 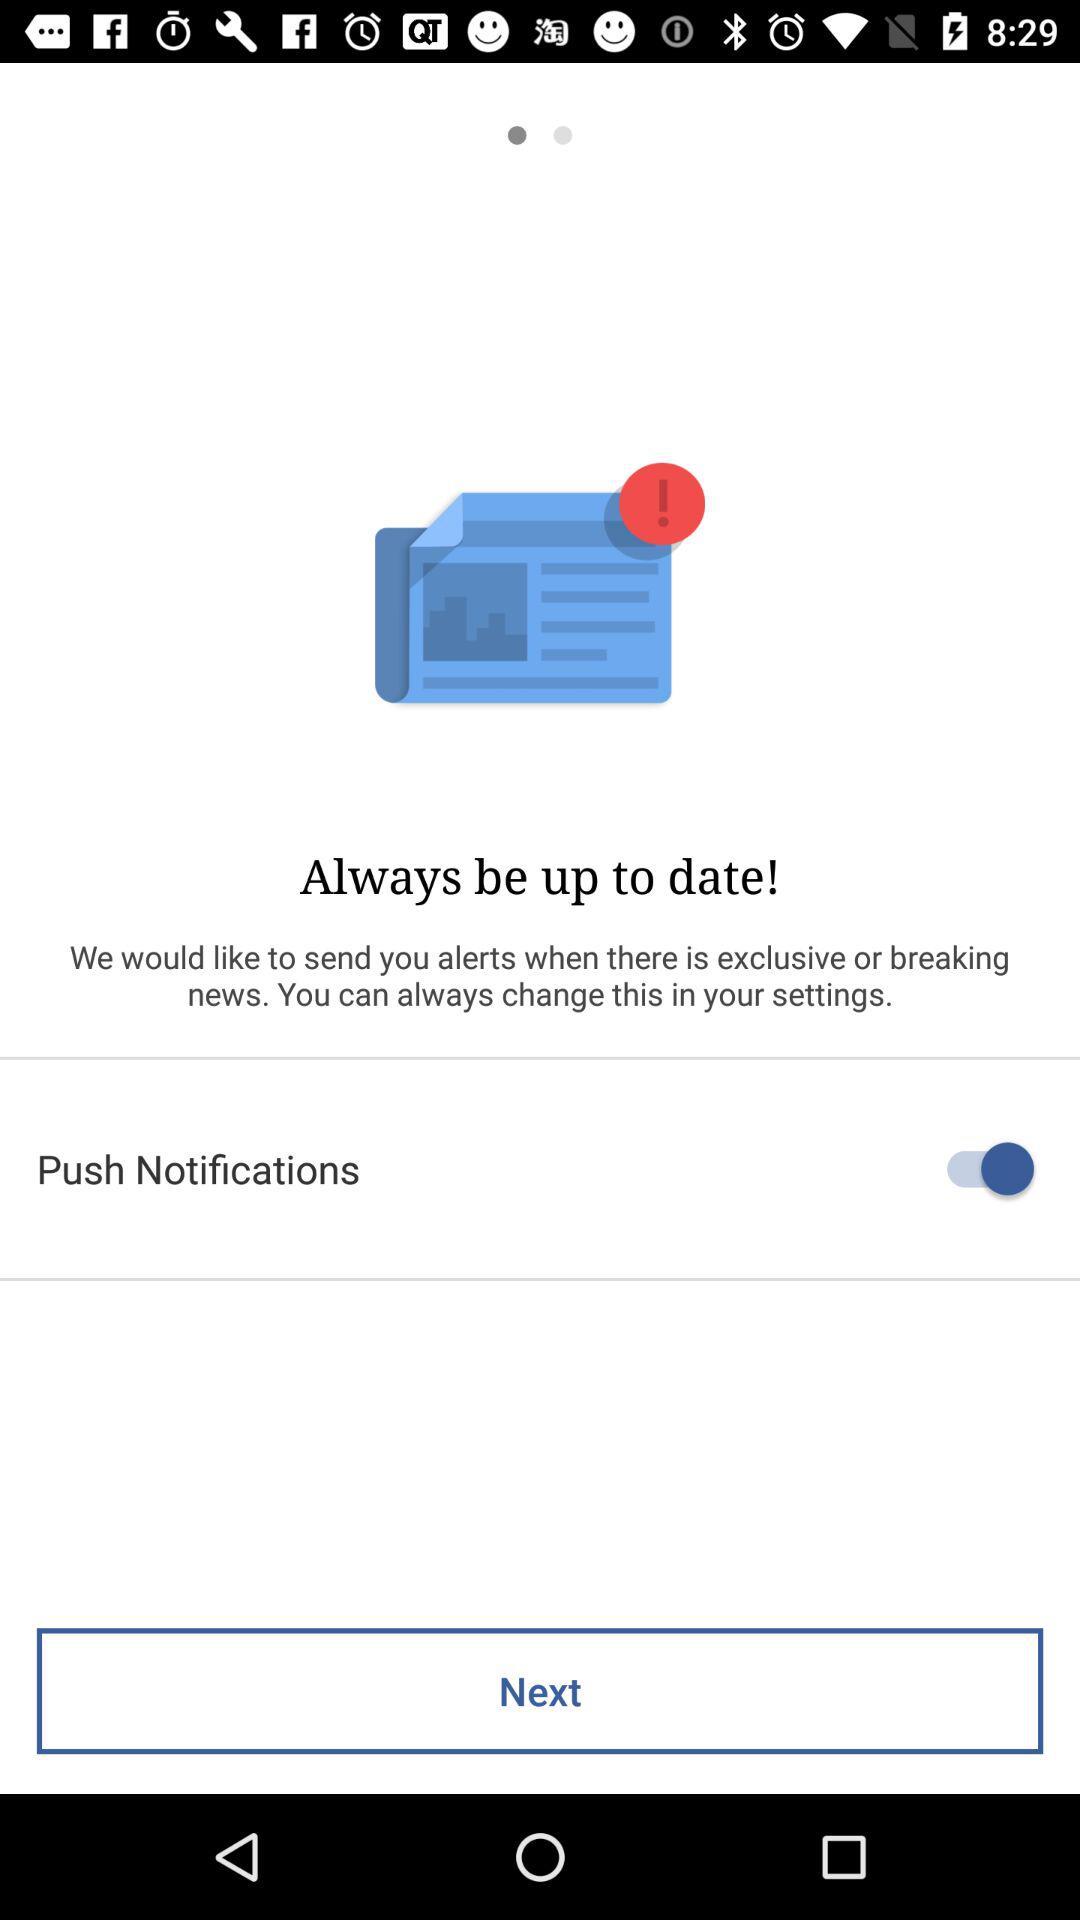 What do you see at coordinates (540, 1690) in the screenshot?
I see `the next` at bounding box center [540, 1690].